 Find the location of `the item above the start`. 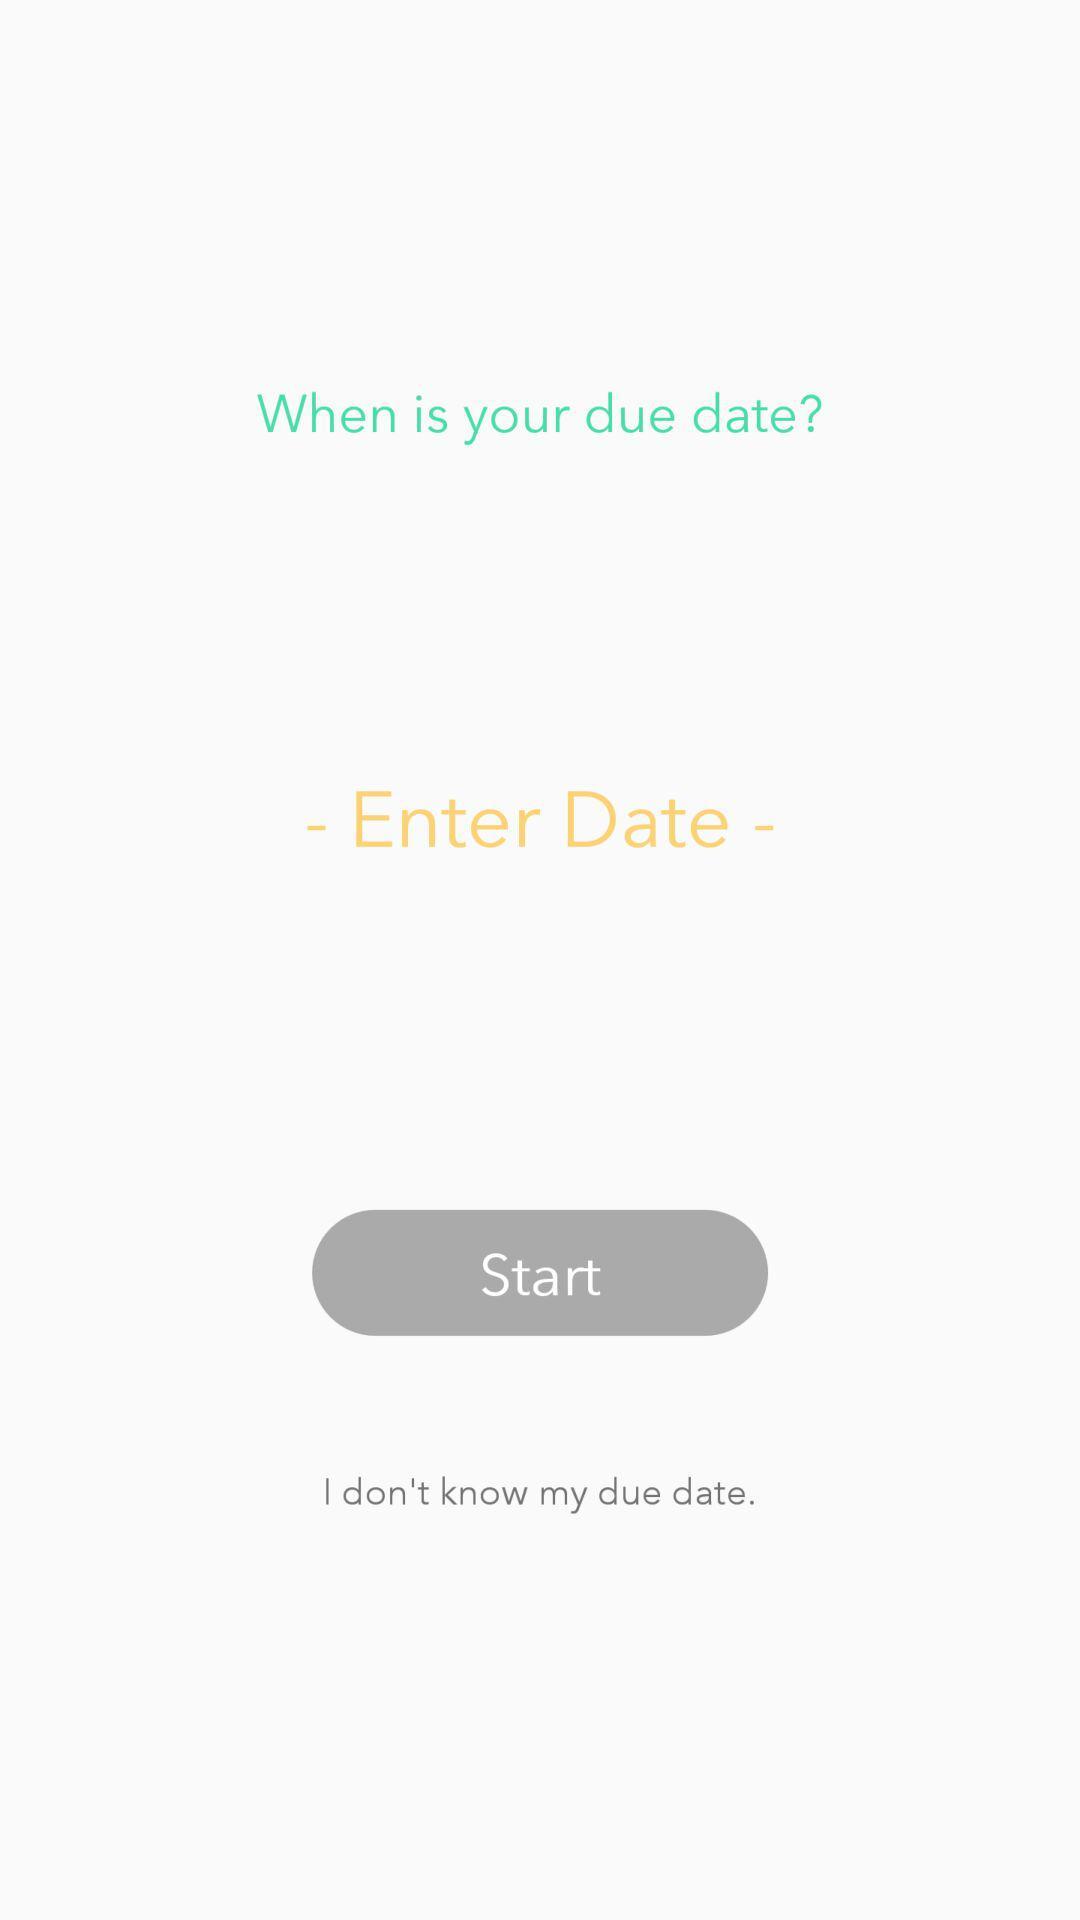

the item above the start is located at coordinates (540, 816).